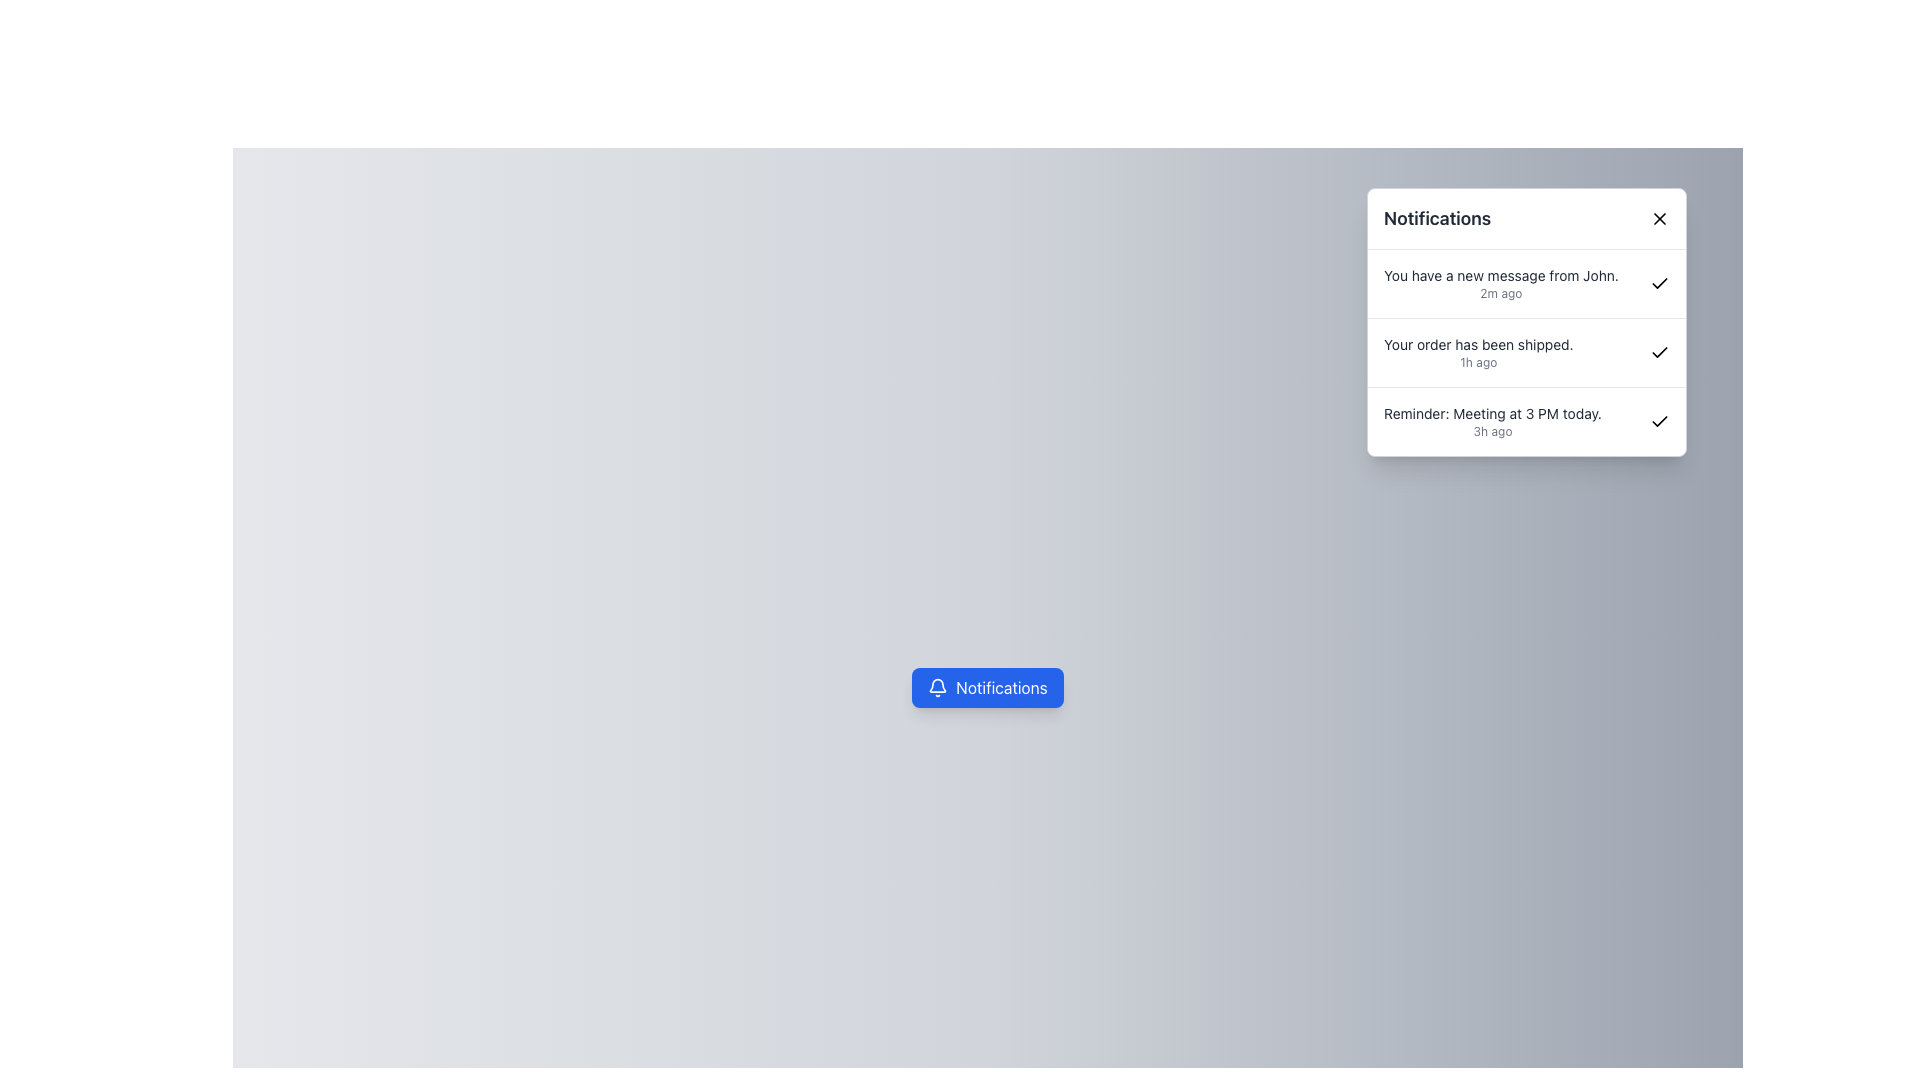 The image size is (1920, 1080). I want to click on the text label displaying 'You have a new message from John.' located in the notification dropdown under 'Notifications', so click(1501, 276).